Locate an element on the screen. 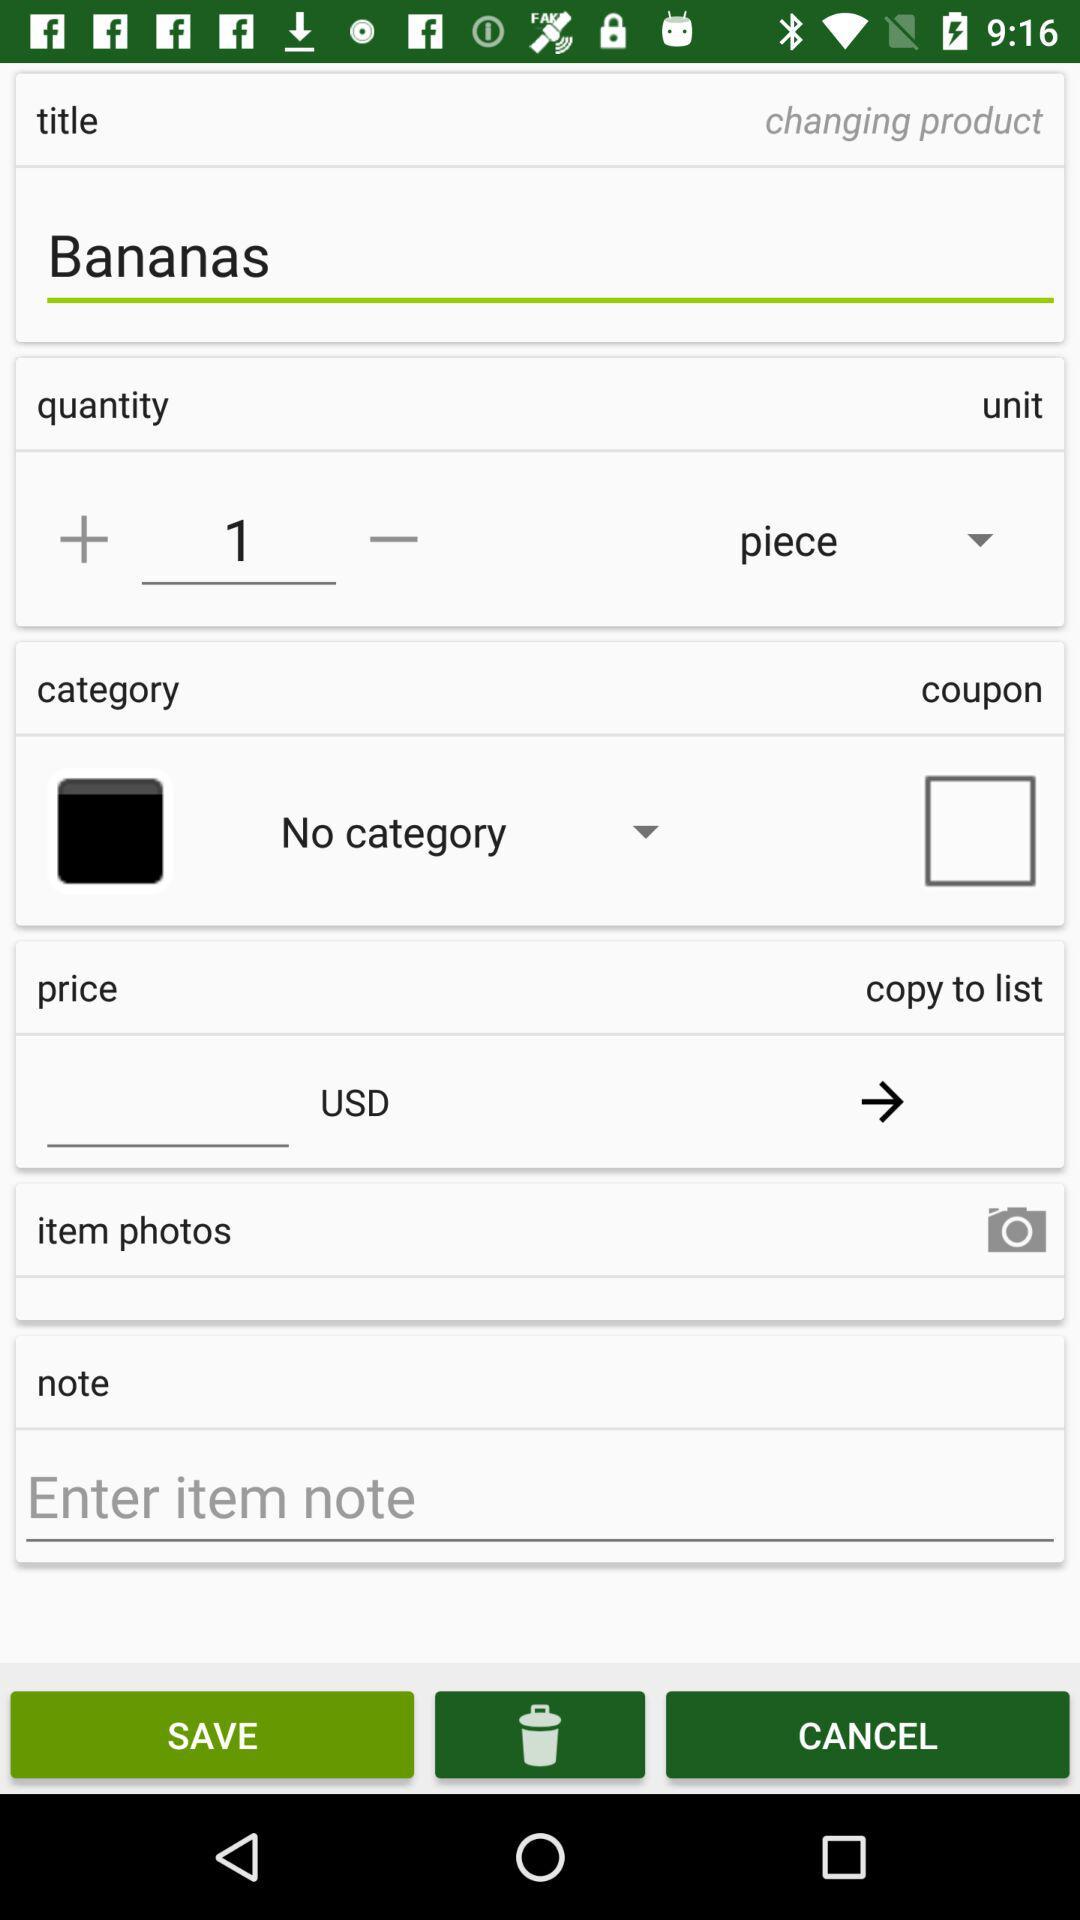 The width and height of the screenshot is (1080, 1920). the 1 item is located at coordinates (237, 539).